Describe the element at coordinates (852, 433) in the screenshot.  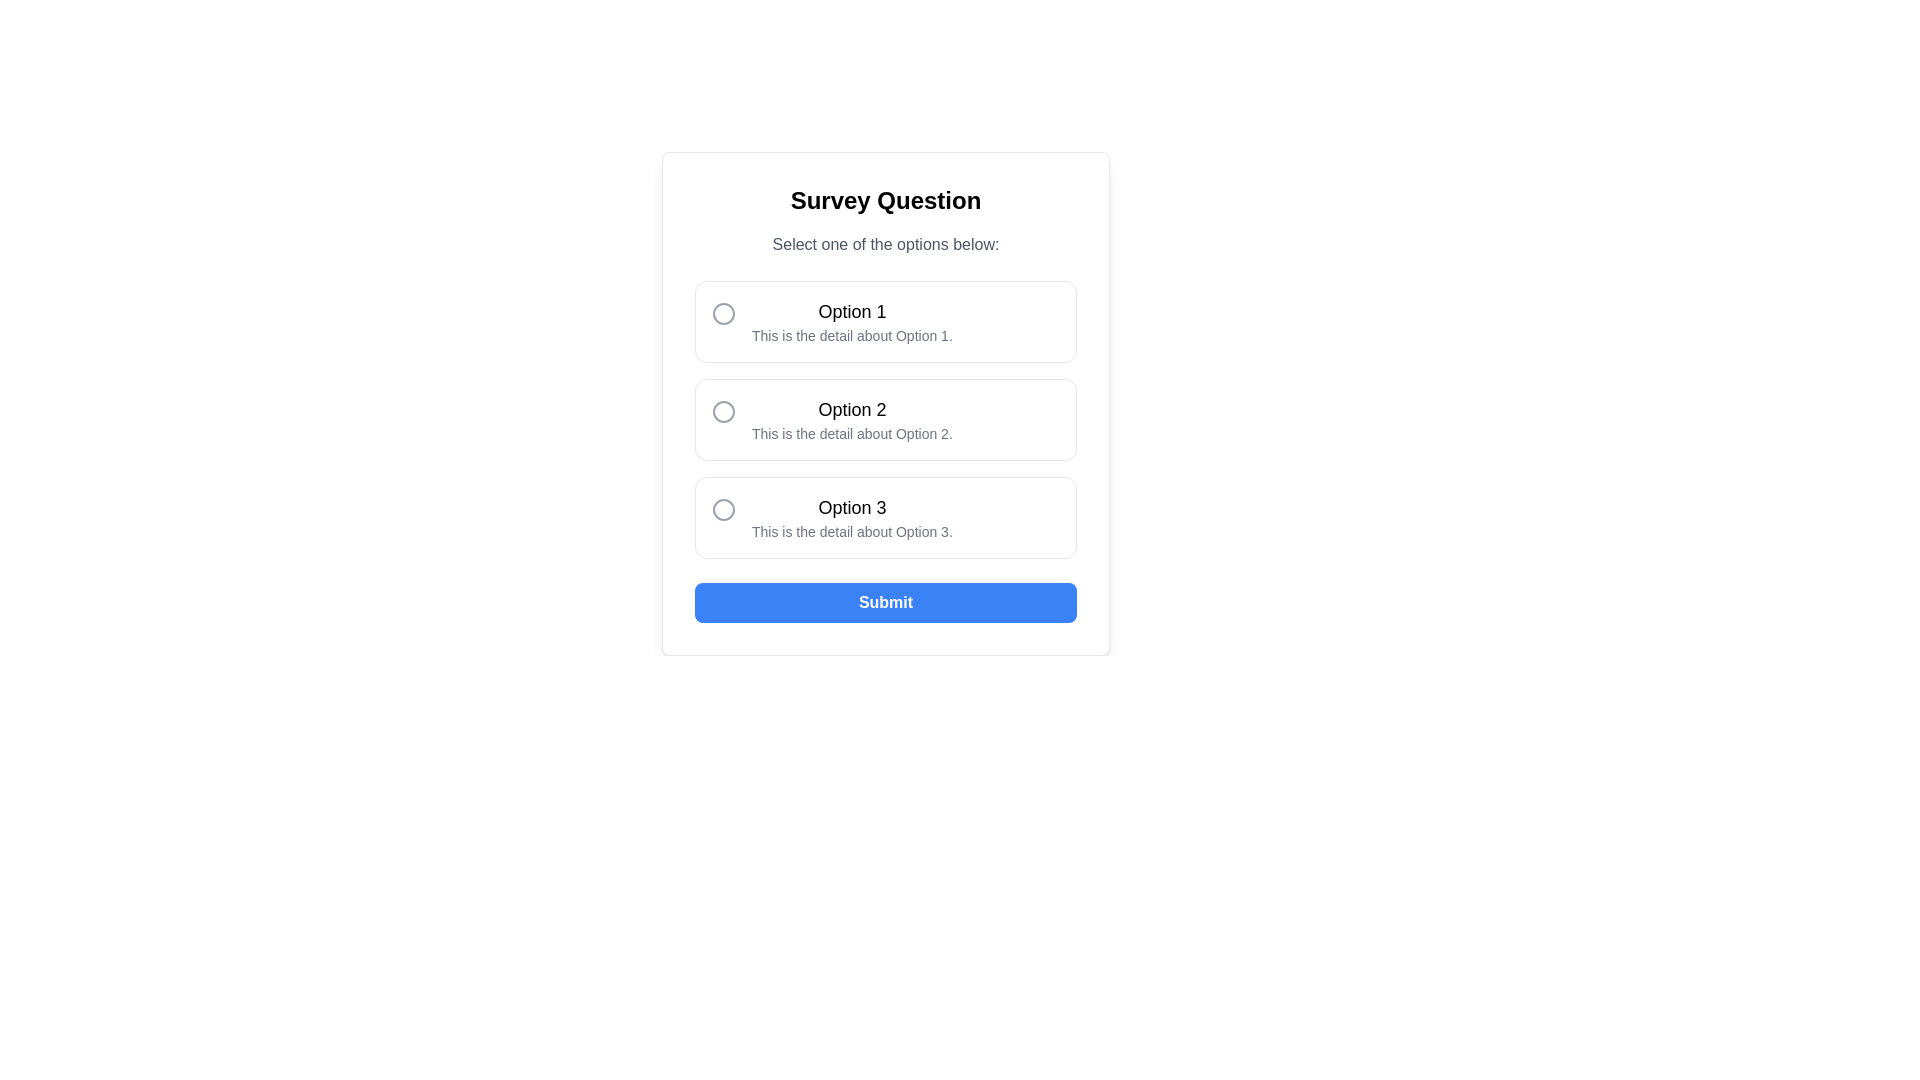
I see `the Text label providing additional information about Option 2 in the survey question, which is centered horizontally below 'Option 2'` at that location.